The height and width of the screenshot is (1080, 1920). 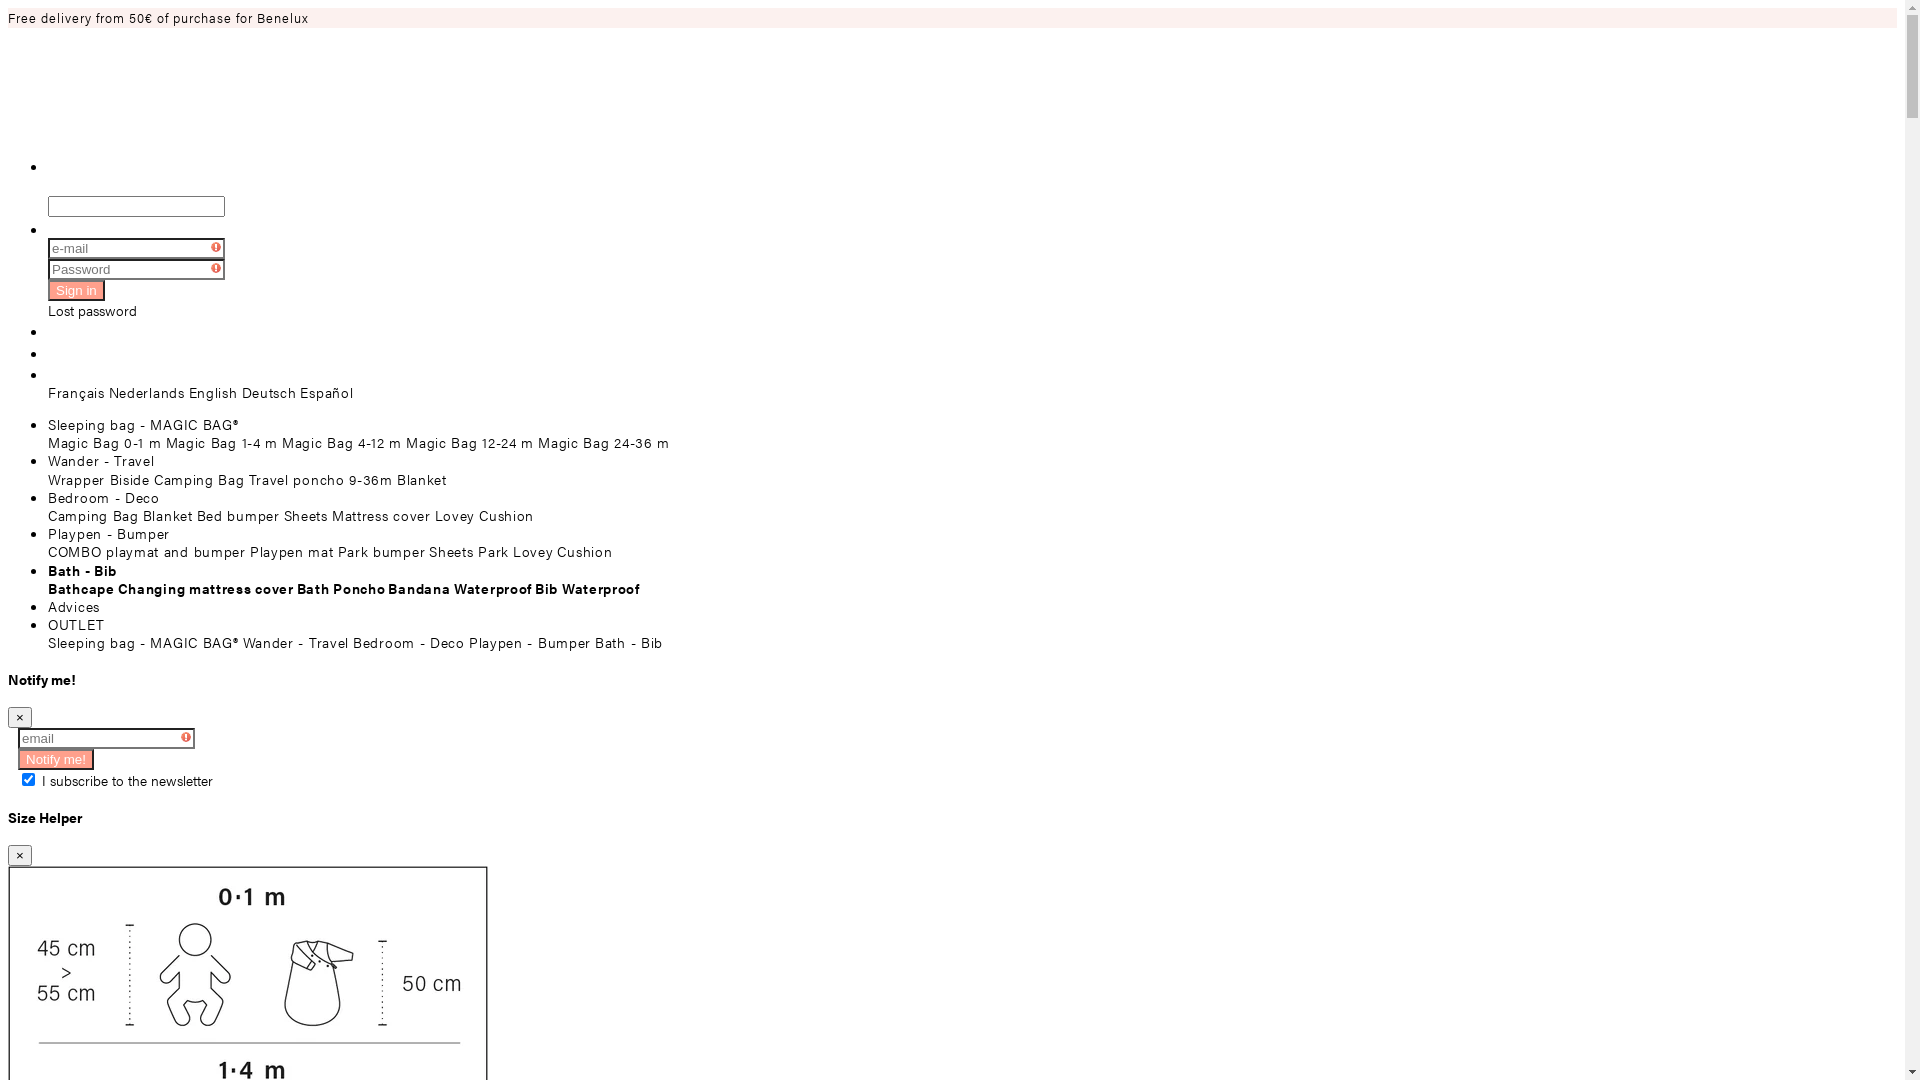 What do you see at coordinates (529, 641) in the screenshot?
I see `'Playpen - Bumper'` at bounding box center [529, 641].